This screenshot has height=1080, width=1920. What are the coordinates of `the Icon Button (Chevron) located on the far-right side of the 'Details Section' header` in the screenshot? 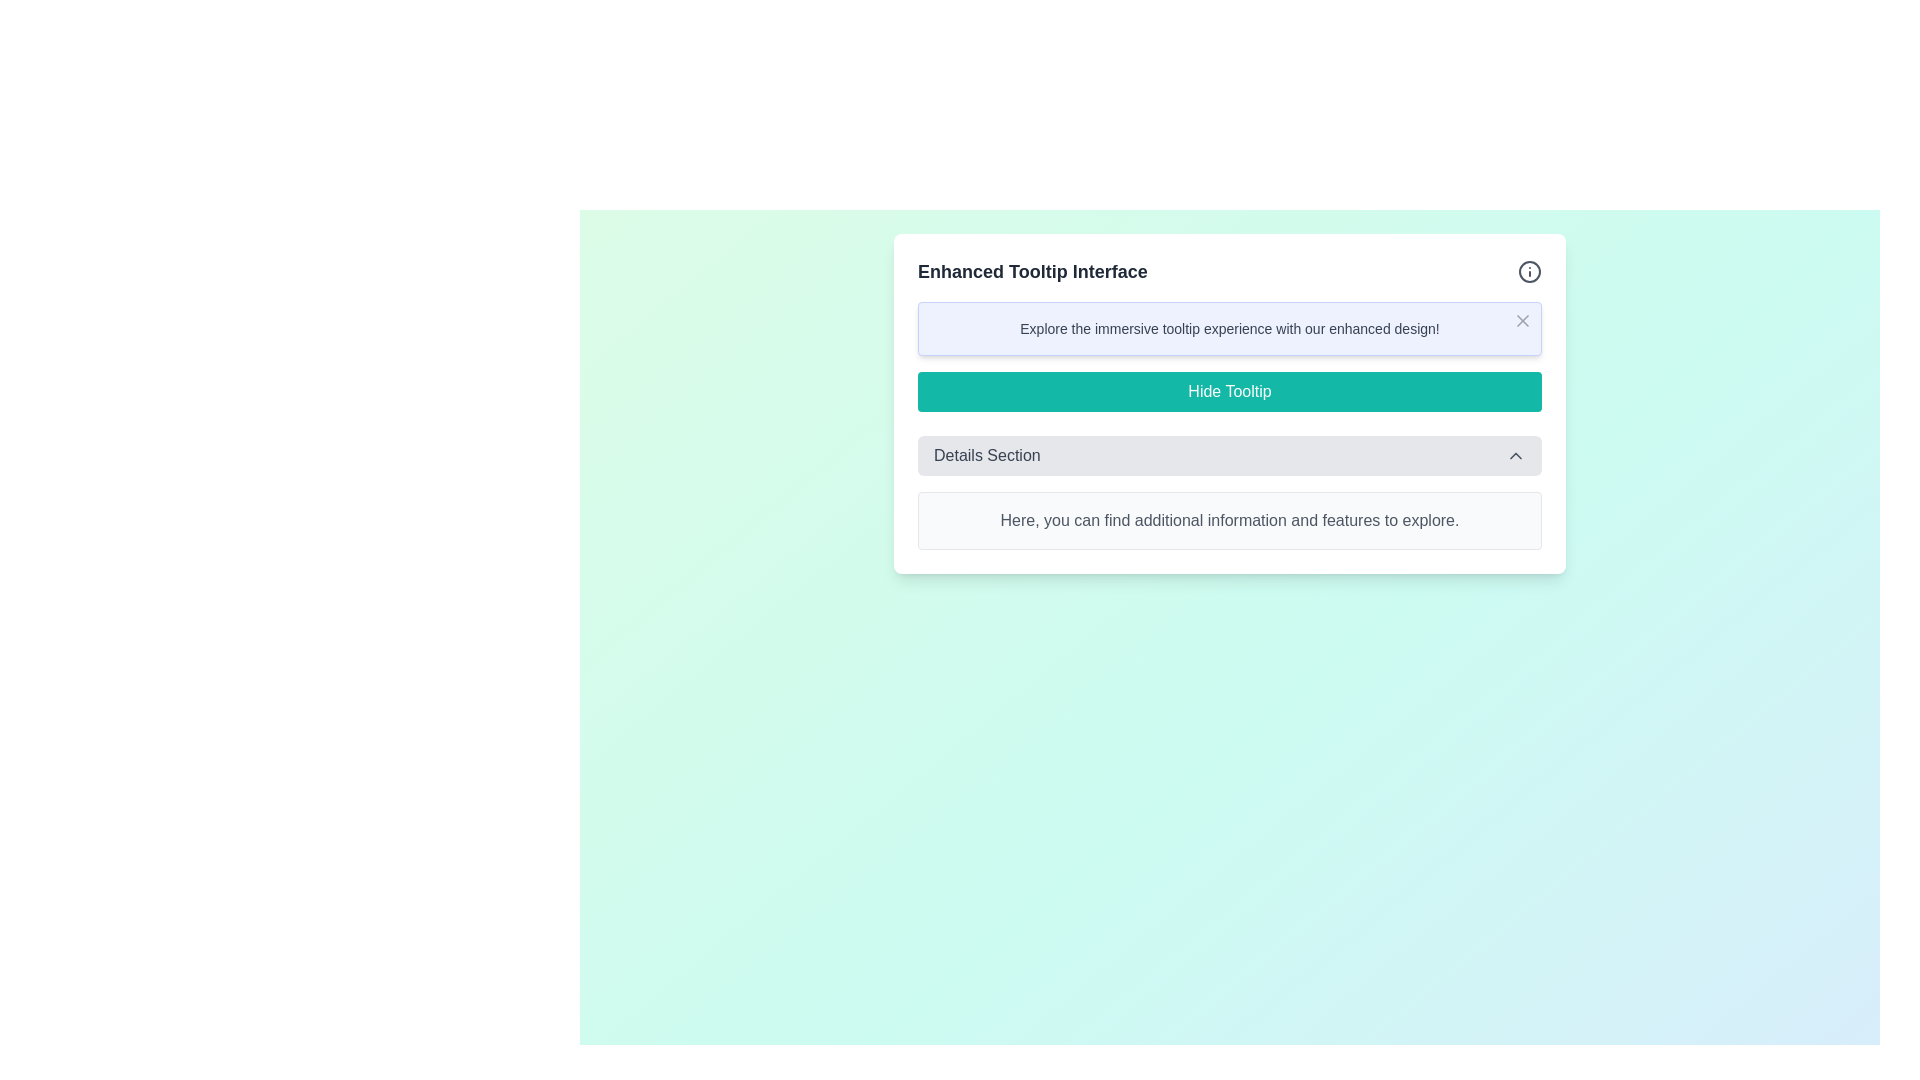 It's located at (1516, 455).